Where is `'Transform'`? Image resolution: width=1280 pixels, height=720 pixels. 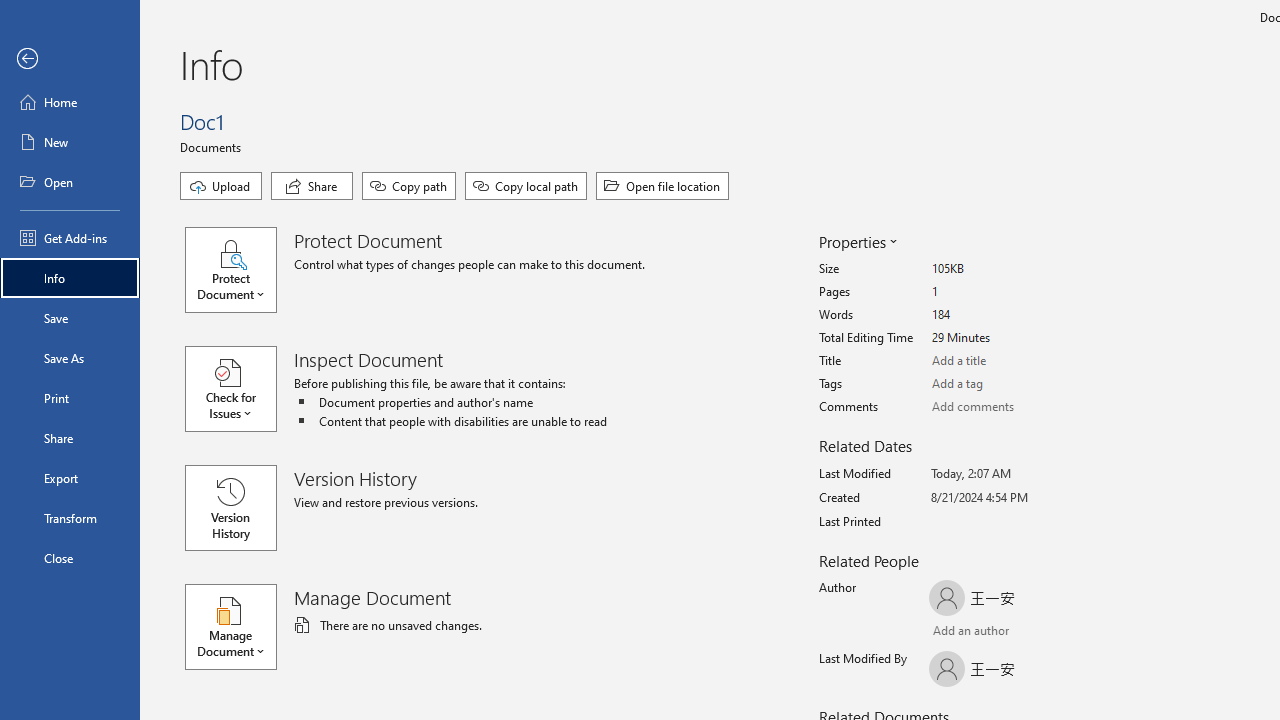
'Transform' is located at coordinates (69, 517).